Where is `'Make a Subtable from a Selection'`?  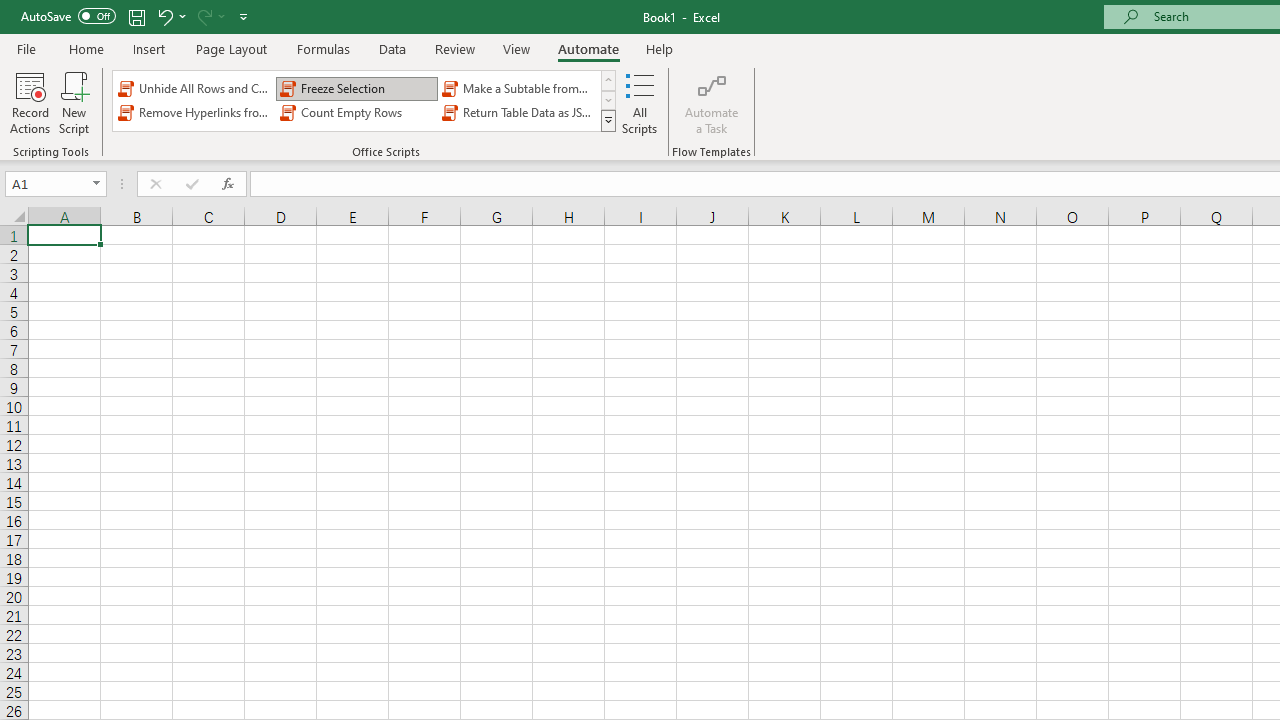 'Make a Subtable from a Selection' is located at coordinates (519, 87).